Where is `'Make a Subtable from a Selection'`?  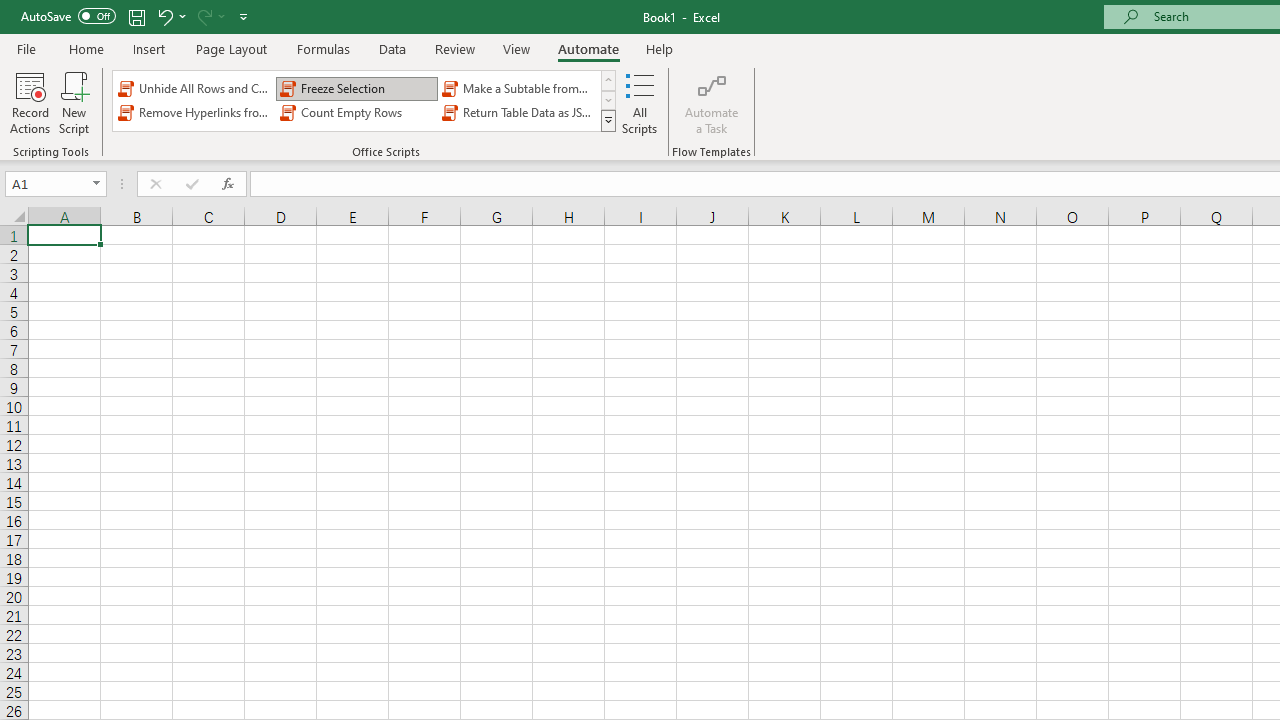 'Make a Subtable from a Selection' is located at coordinates (519, 87).